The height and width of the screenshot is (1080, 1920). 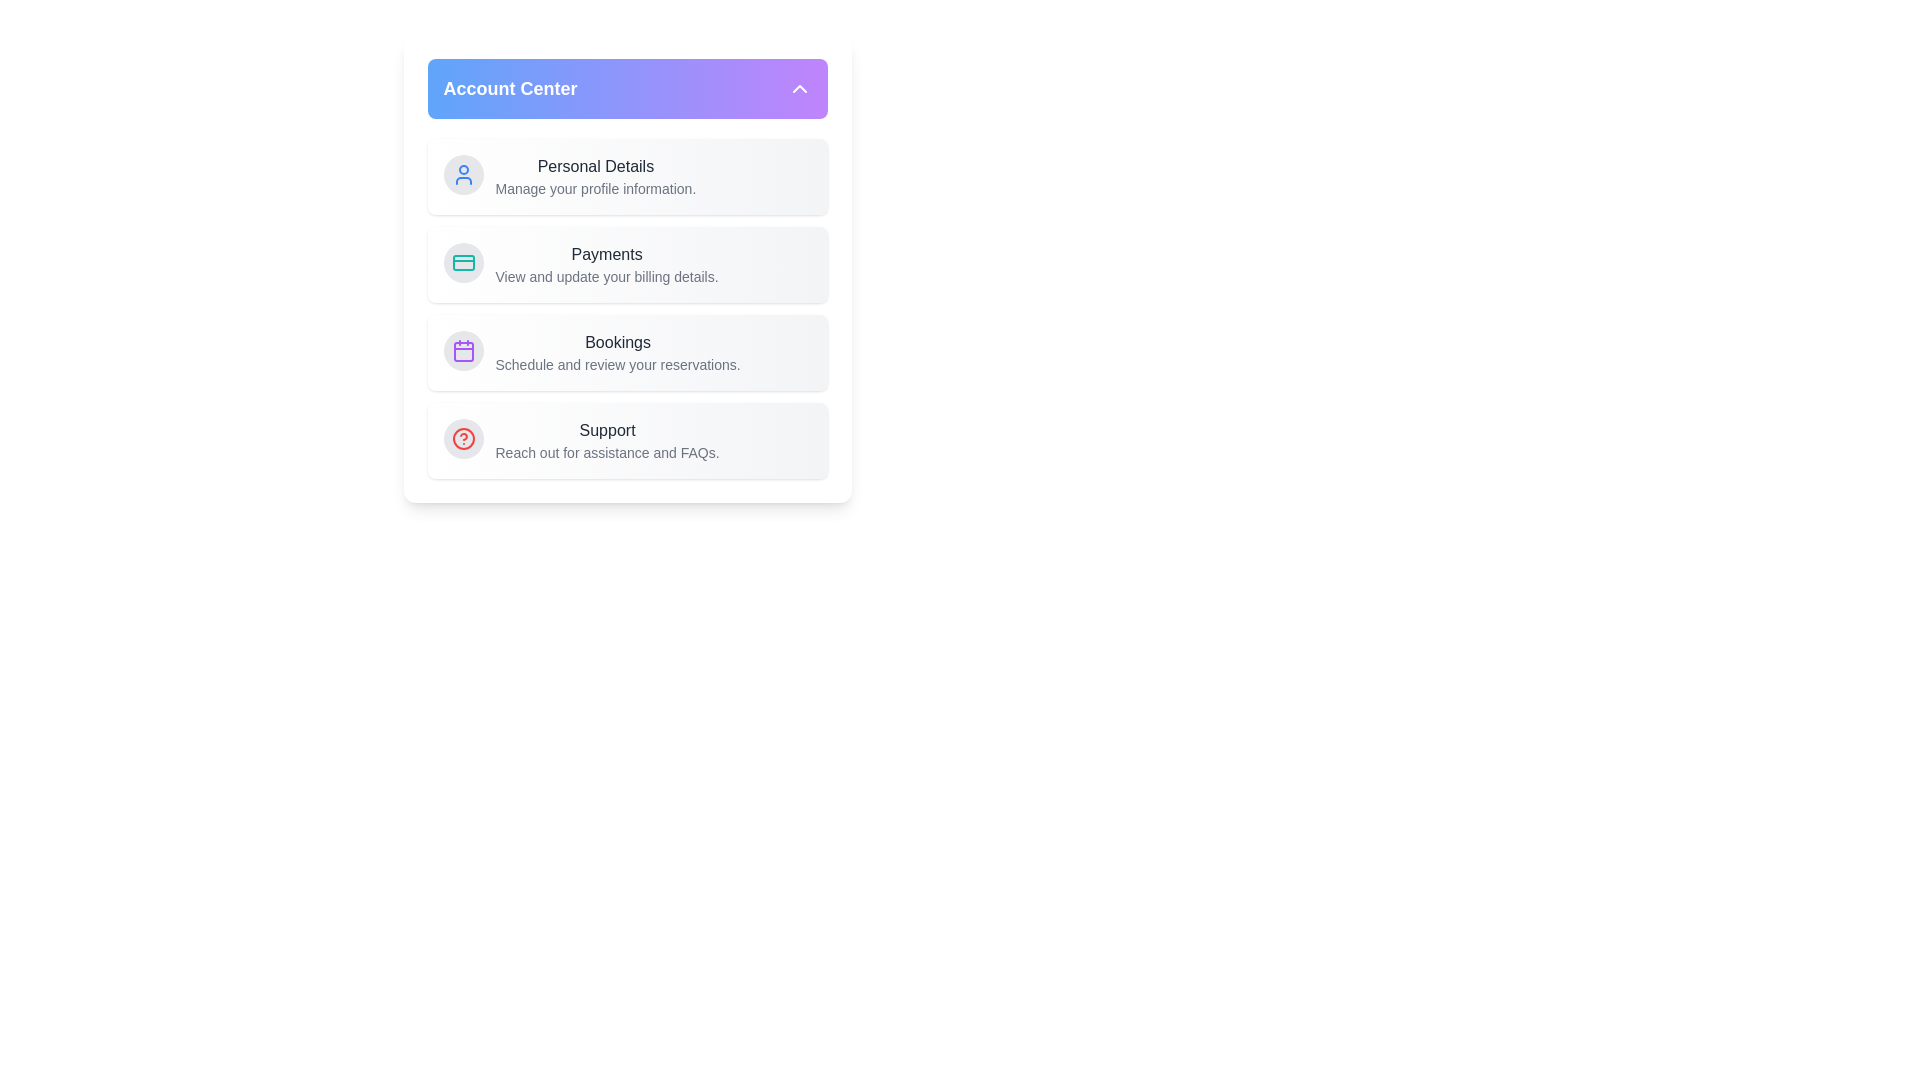 I want to click on the header button to toggle the menu open/close state, so click(x=626, y=87).